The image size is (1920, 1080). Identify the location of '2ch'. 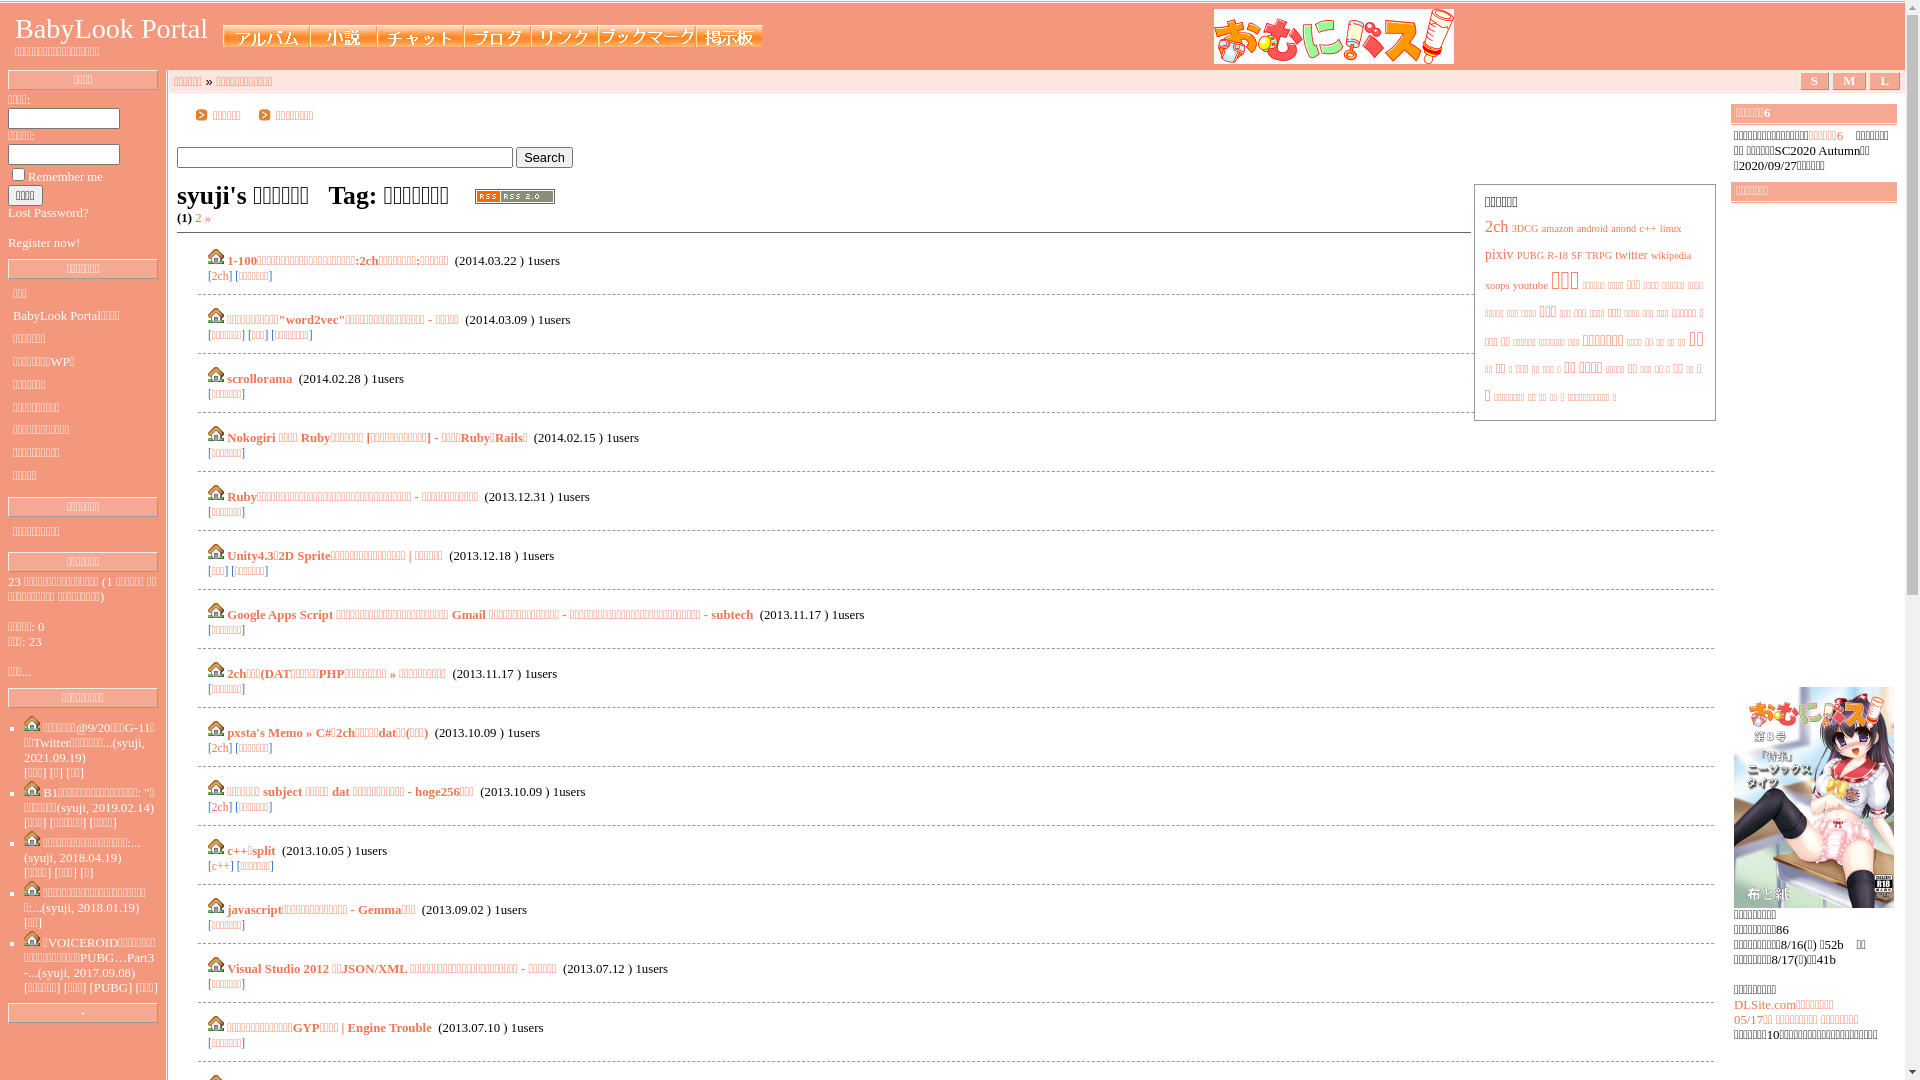
(1497, 226).